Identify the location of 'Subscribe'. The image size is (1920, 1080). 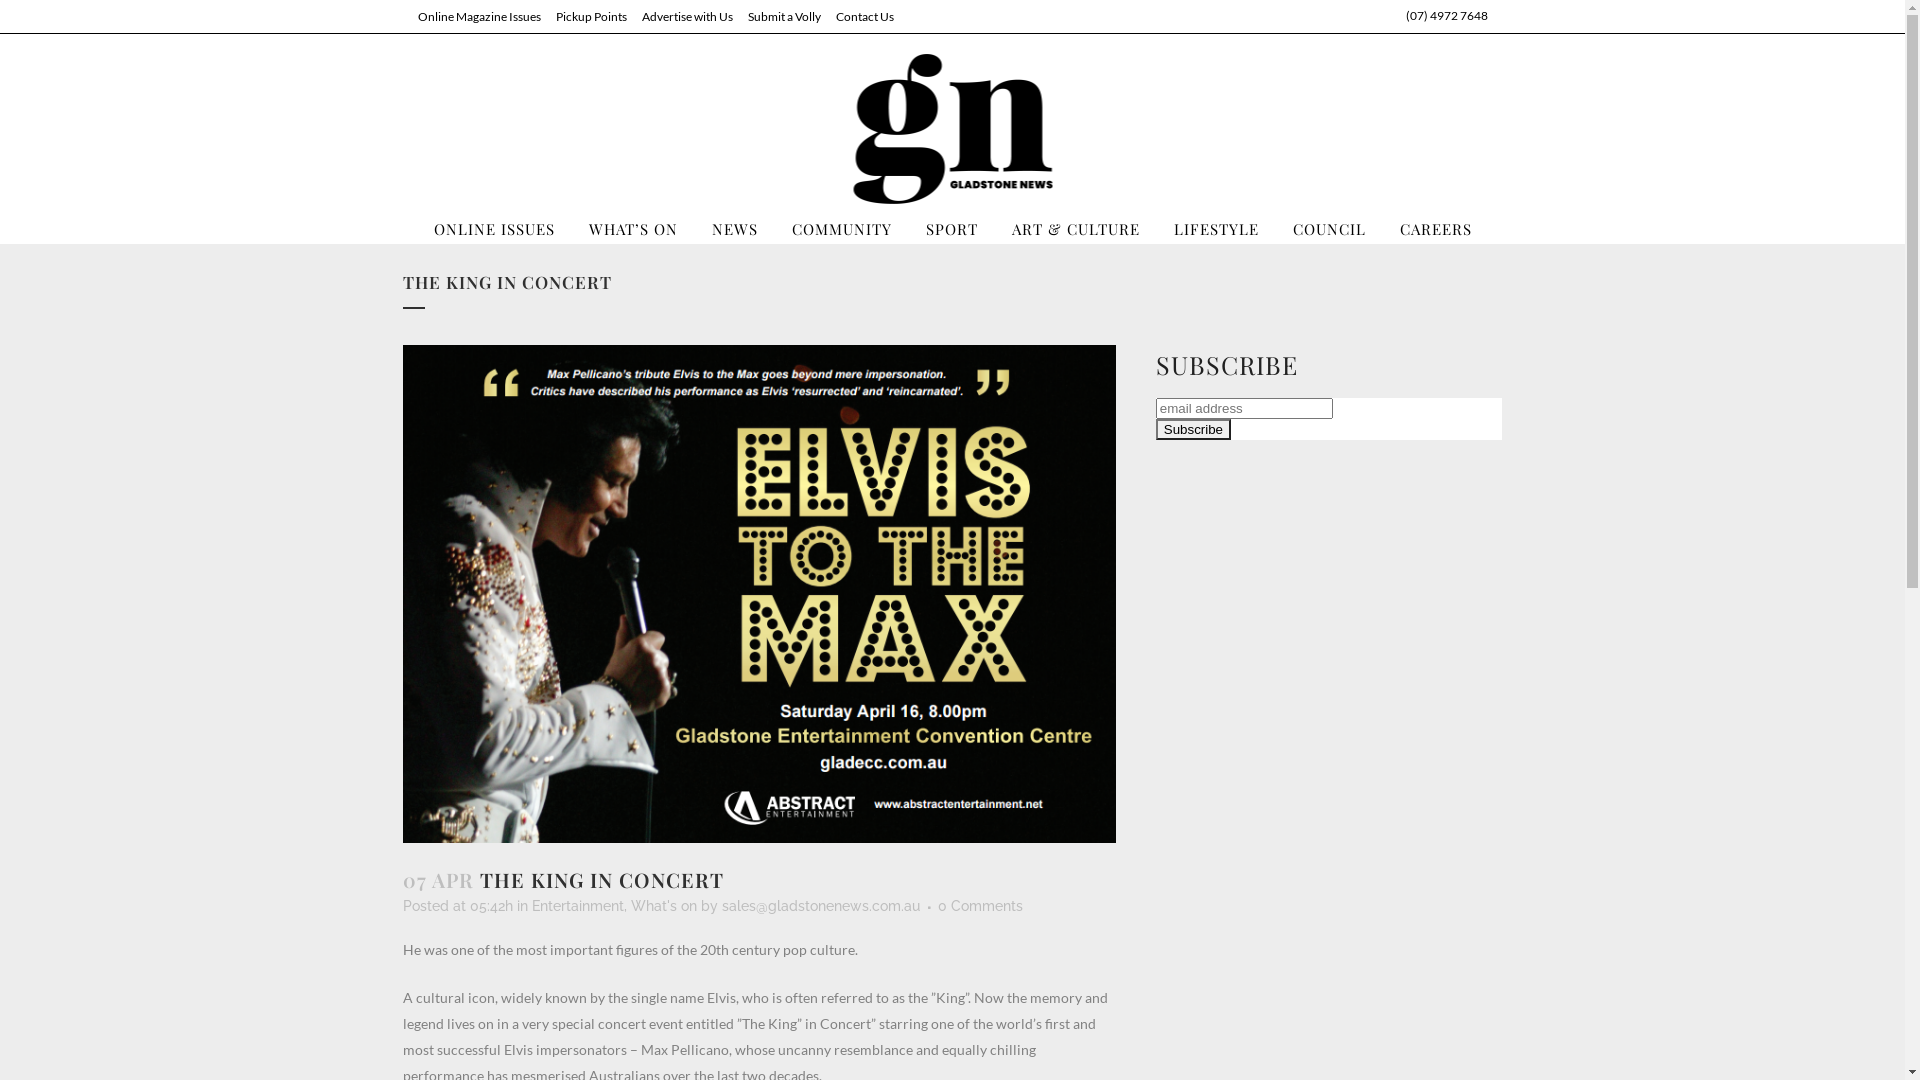
(1193, 428).